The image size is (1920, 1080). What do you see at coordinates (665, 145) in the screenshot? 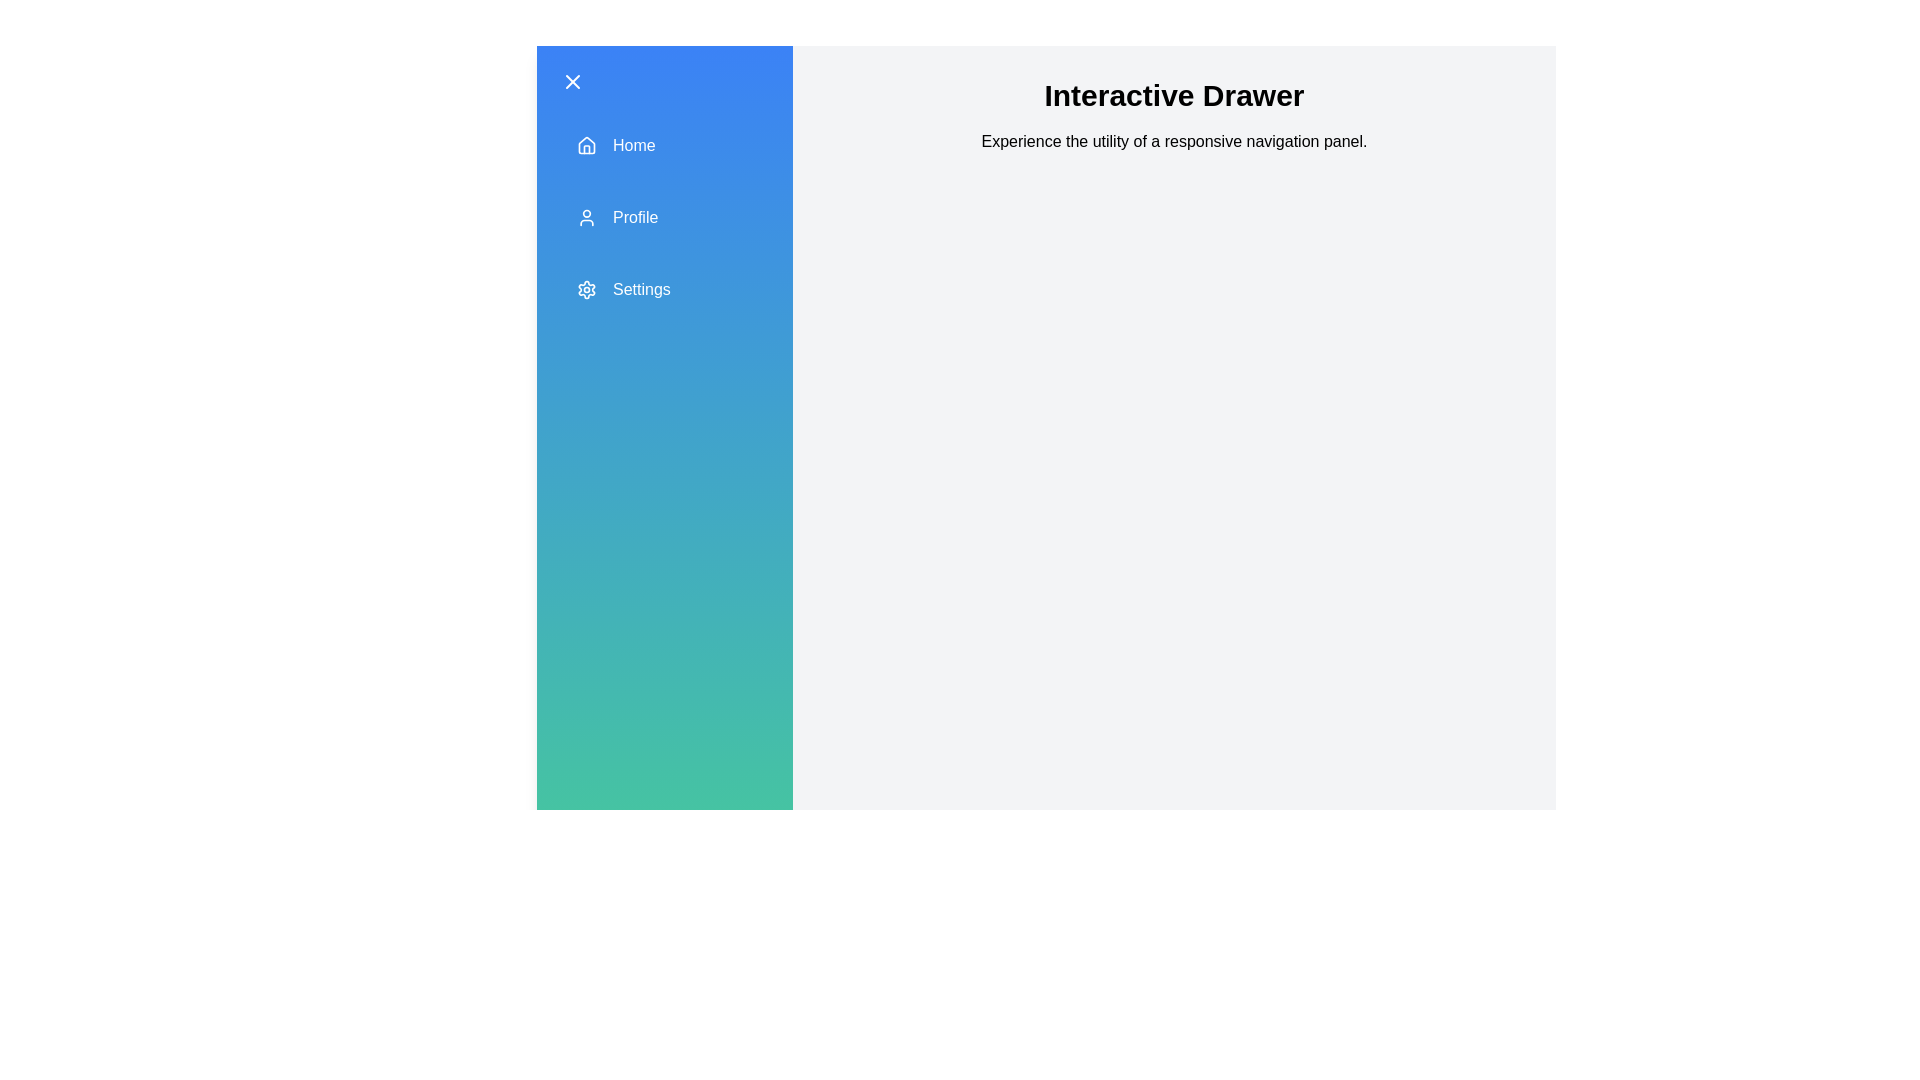
I see `the 'Home' section in the drawer` at bounding box center [665, 145].